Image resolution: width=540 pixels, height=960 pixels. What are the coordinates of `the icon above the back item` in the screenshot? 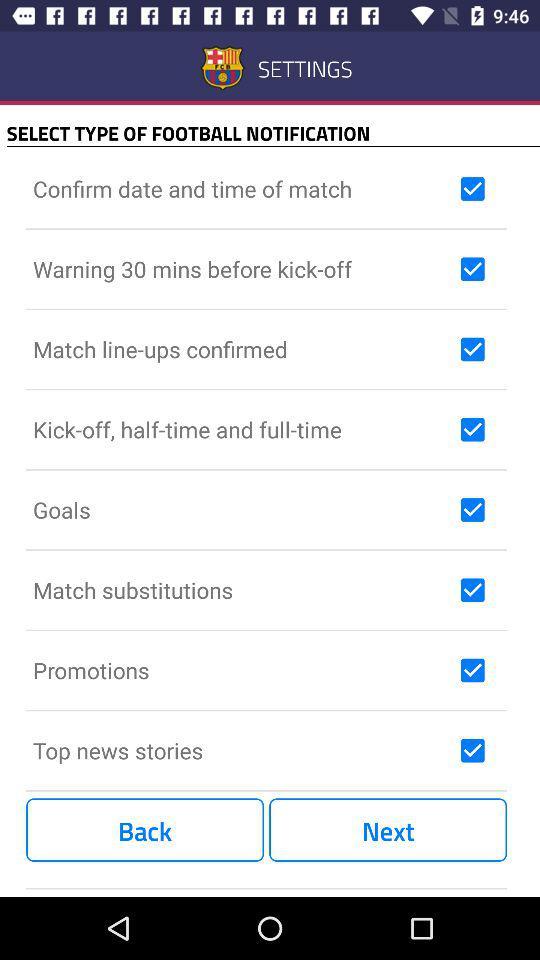 It's located at (242, 749).